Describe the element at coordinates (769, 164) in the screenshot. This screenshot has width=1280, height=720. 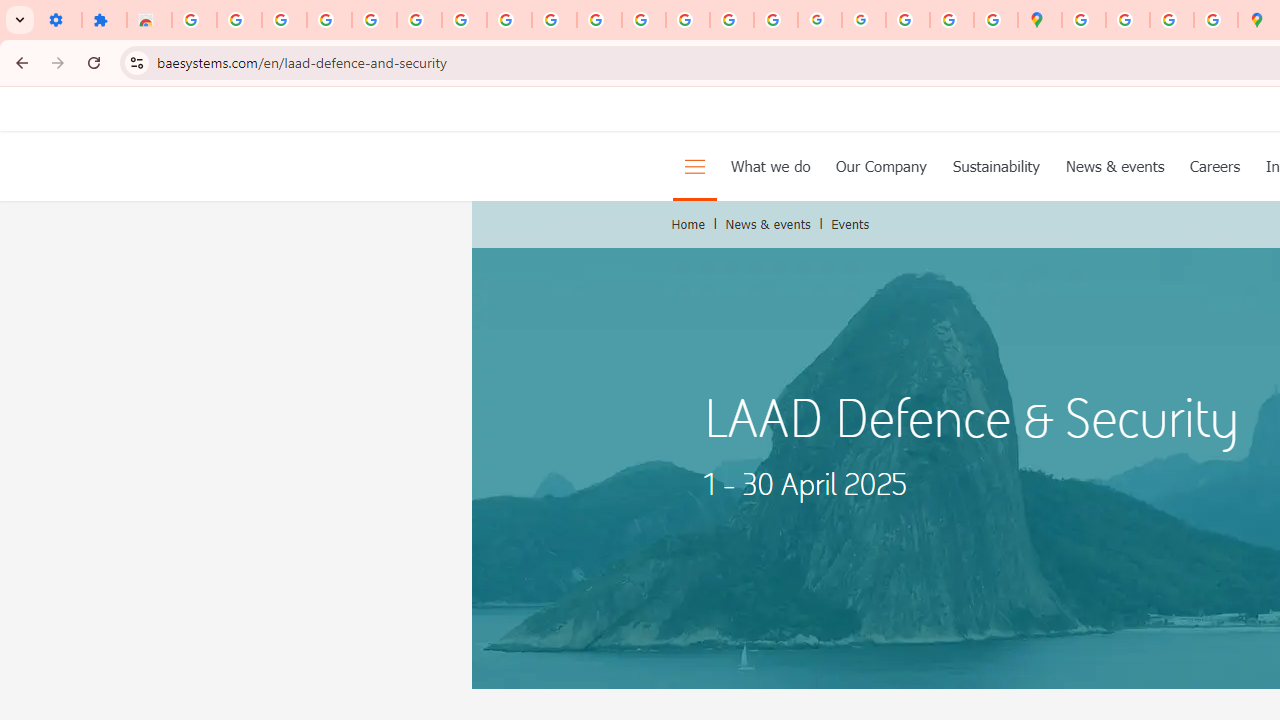
I see `'What we do'` at that location.